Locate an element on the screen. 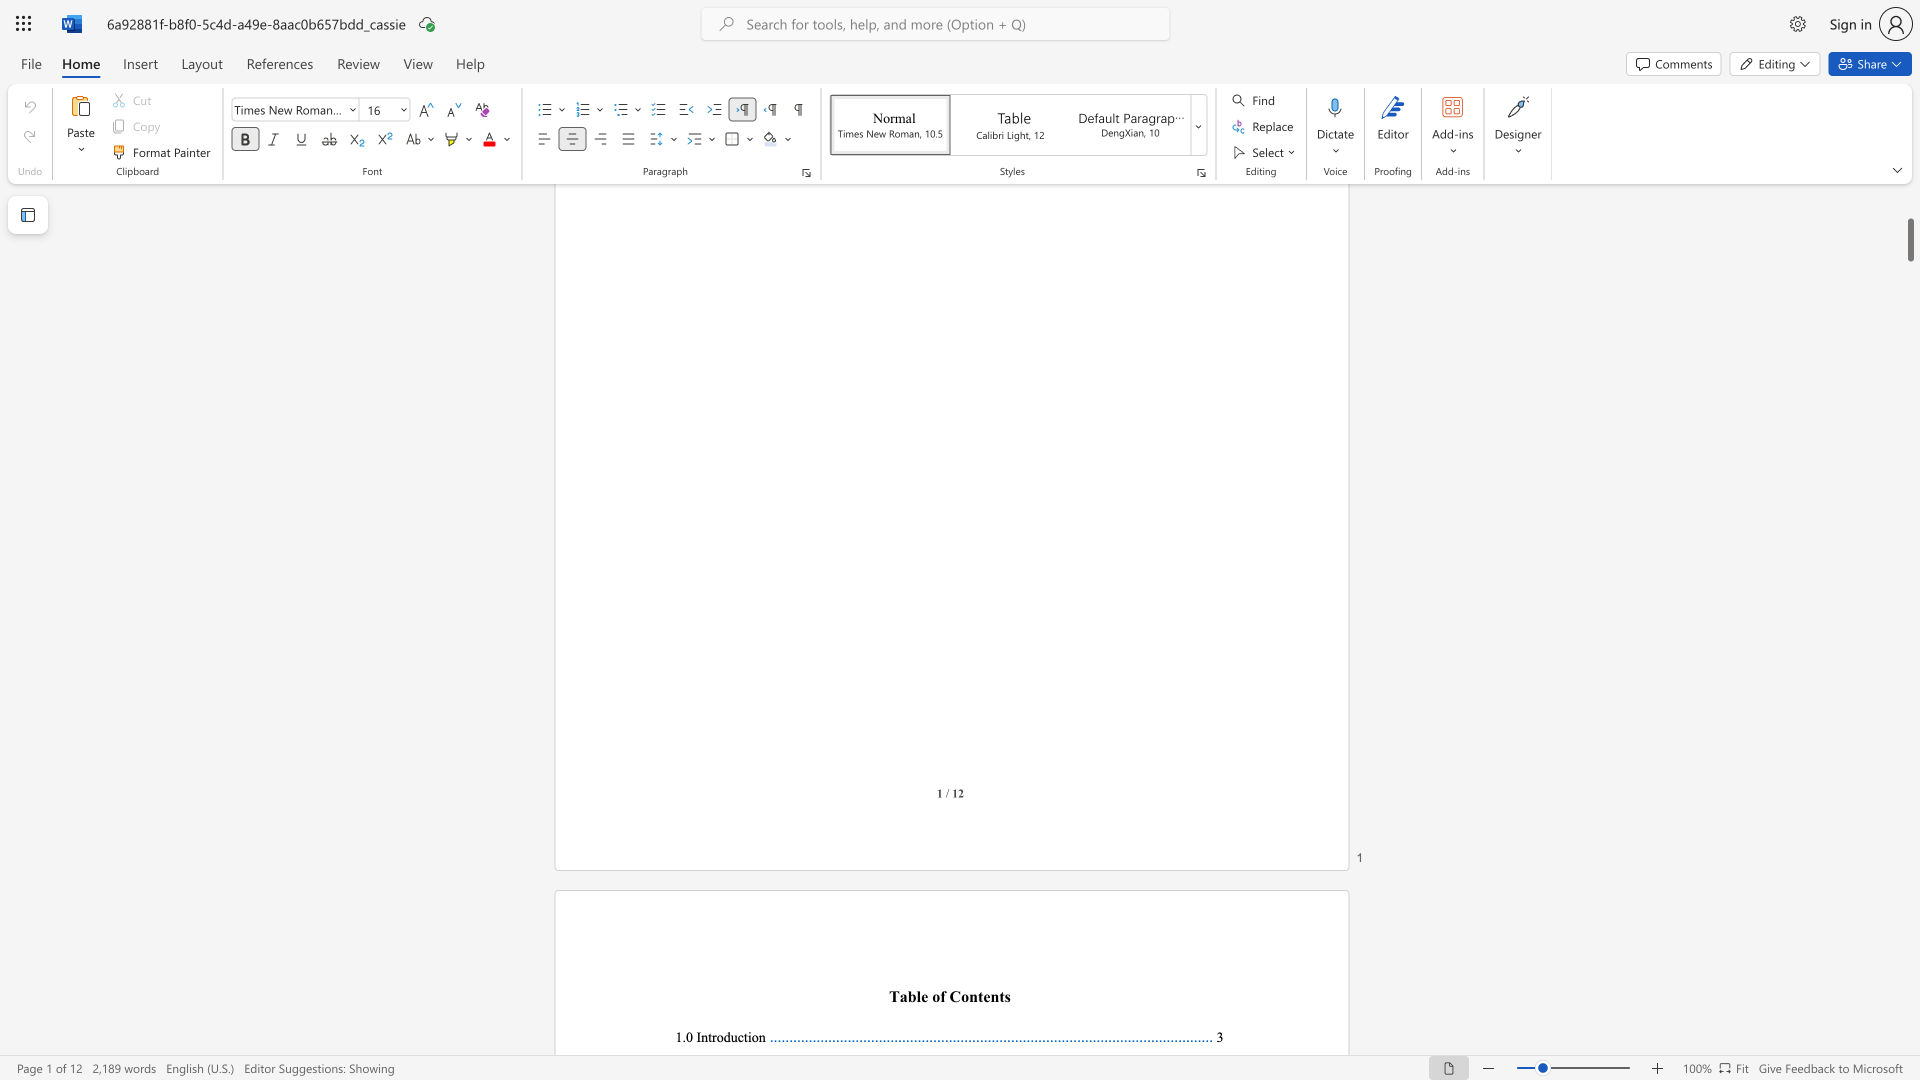 The image size is (1920, 1080). the scrollbar and move up 40 pixels is located at coordinates (1909, 239).